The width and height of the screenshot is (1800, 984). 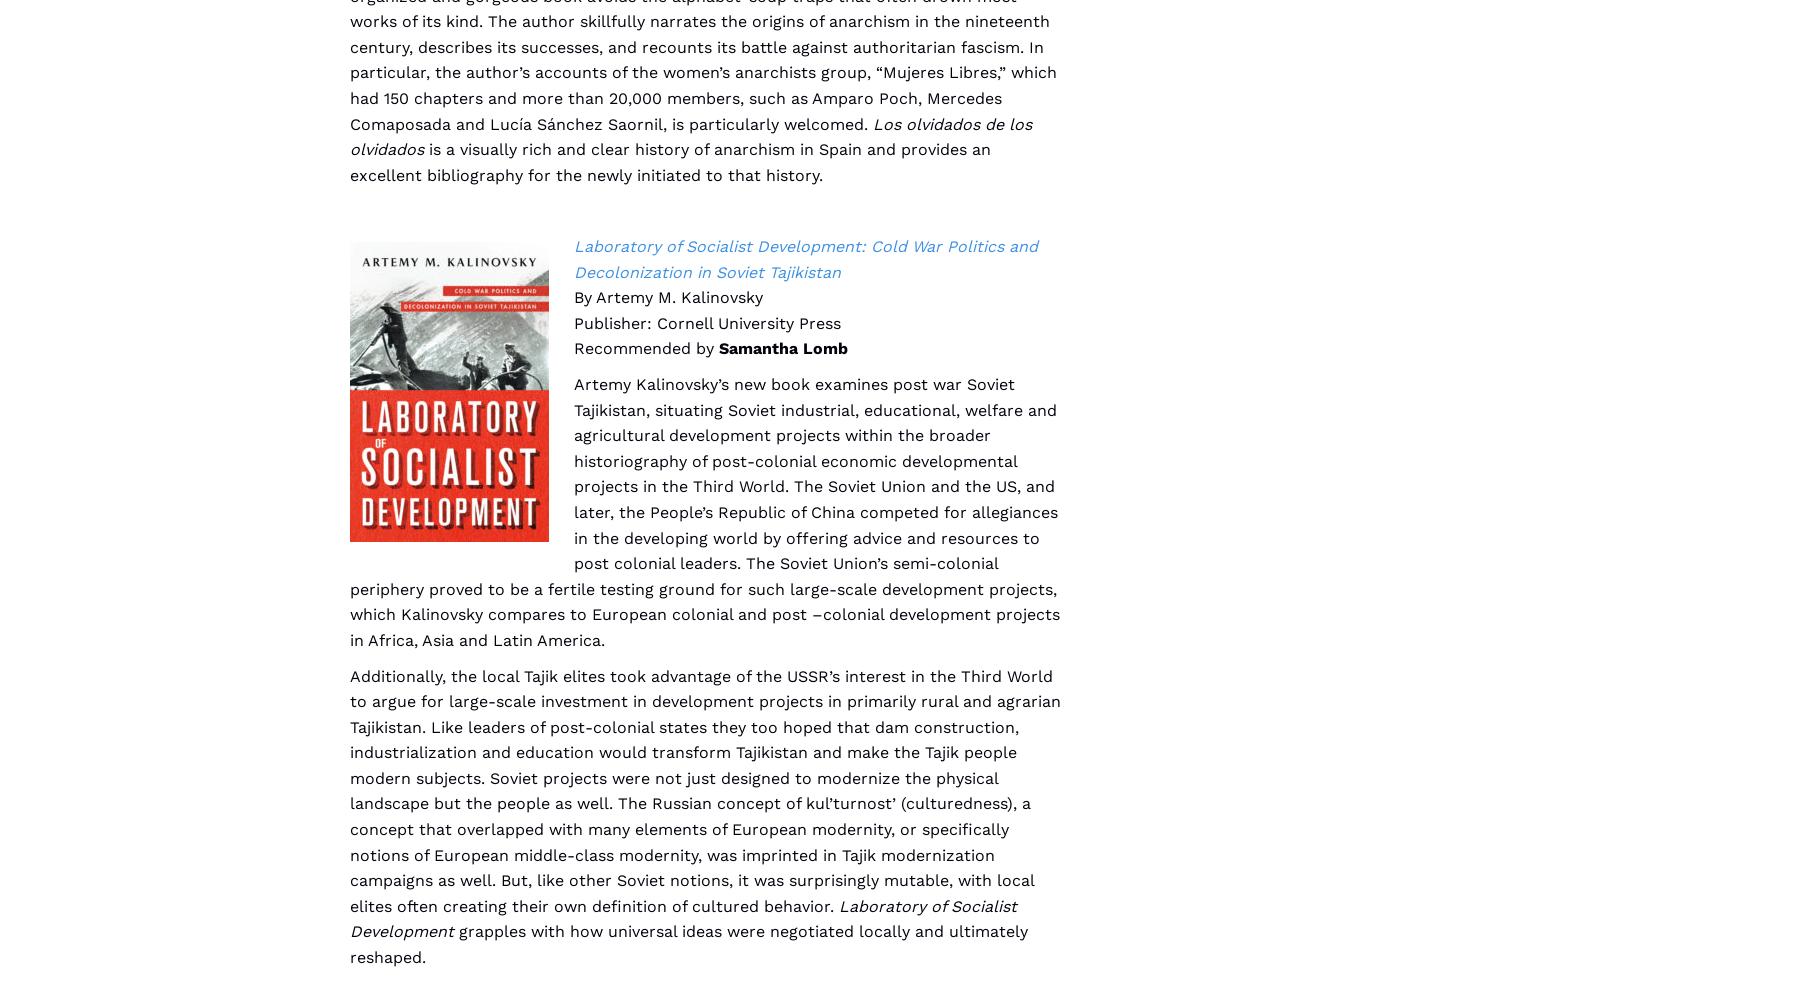 What do you see at coordinates (704, 789) in the screenshot?
I see `'Additionally, the local Tajik elites took advantage of the USSR’s interest in the Third World to argue for large-scale investment in development projects in primarily rural and agrarian Tajikistan. Like leaders of post-colonial states they too hoped that dam construction, industrialization and education would transform Tajikistan and make the Tajik people modern subjects. Soviet projects were not just designed to modernize the physical landscape but the people as well. The Russian concept of kul’turnost’ (culturedness), a concept that overlapped with many elements of European modernity, or specifically notions of European middle-class modernity, was imprinted in Tajik modernization campaigns as well. But, like other Soviet notions, it was surprisingly mutable, with local elites often creating their own definition of cultured behavior.'` at bounding box center [704, 789].